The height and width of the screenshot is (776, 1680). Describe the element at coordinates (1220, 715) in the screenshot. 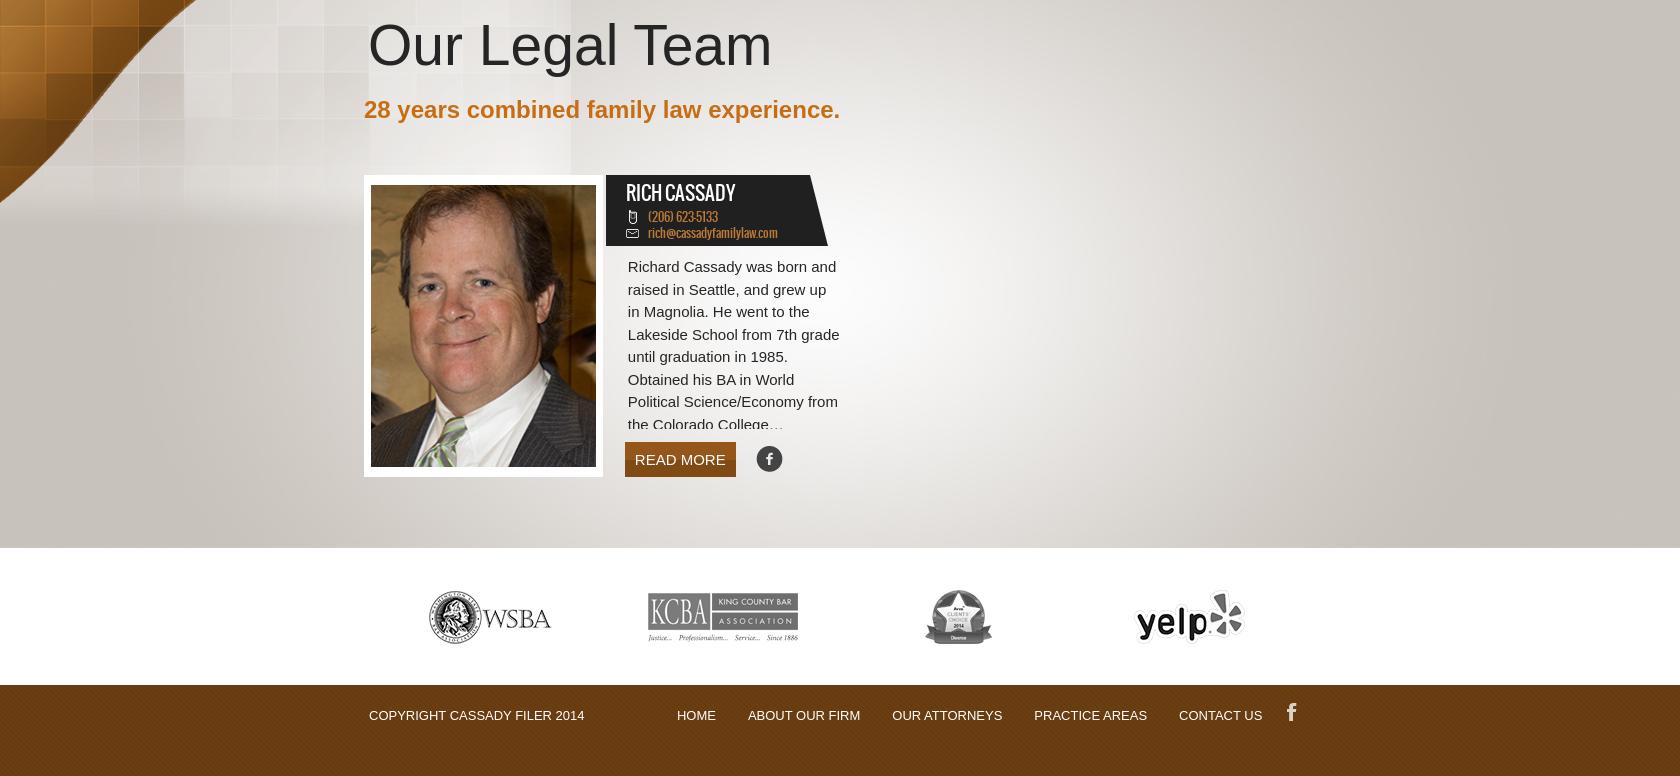

I see `'CONTACT US'` at that location.